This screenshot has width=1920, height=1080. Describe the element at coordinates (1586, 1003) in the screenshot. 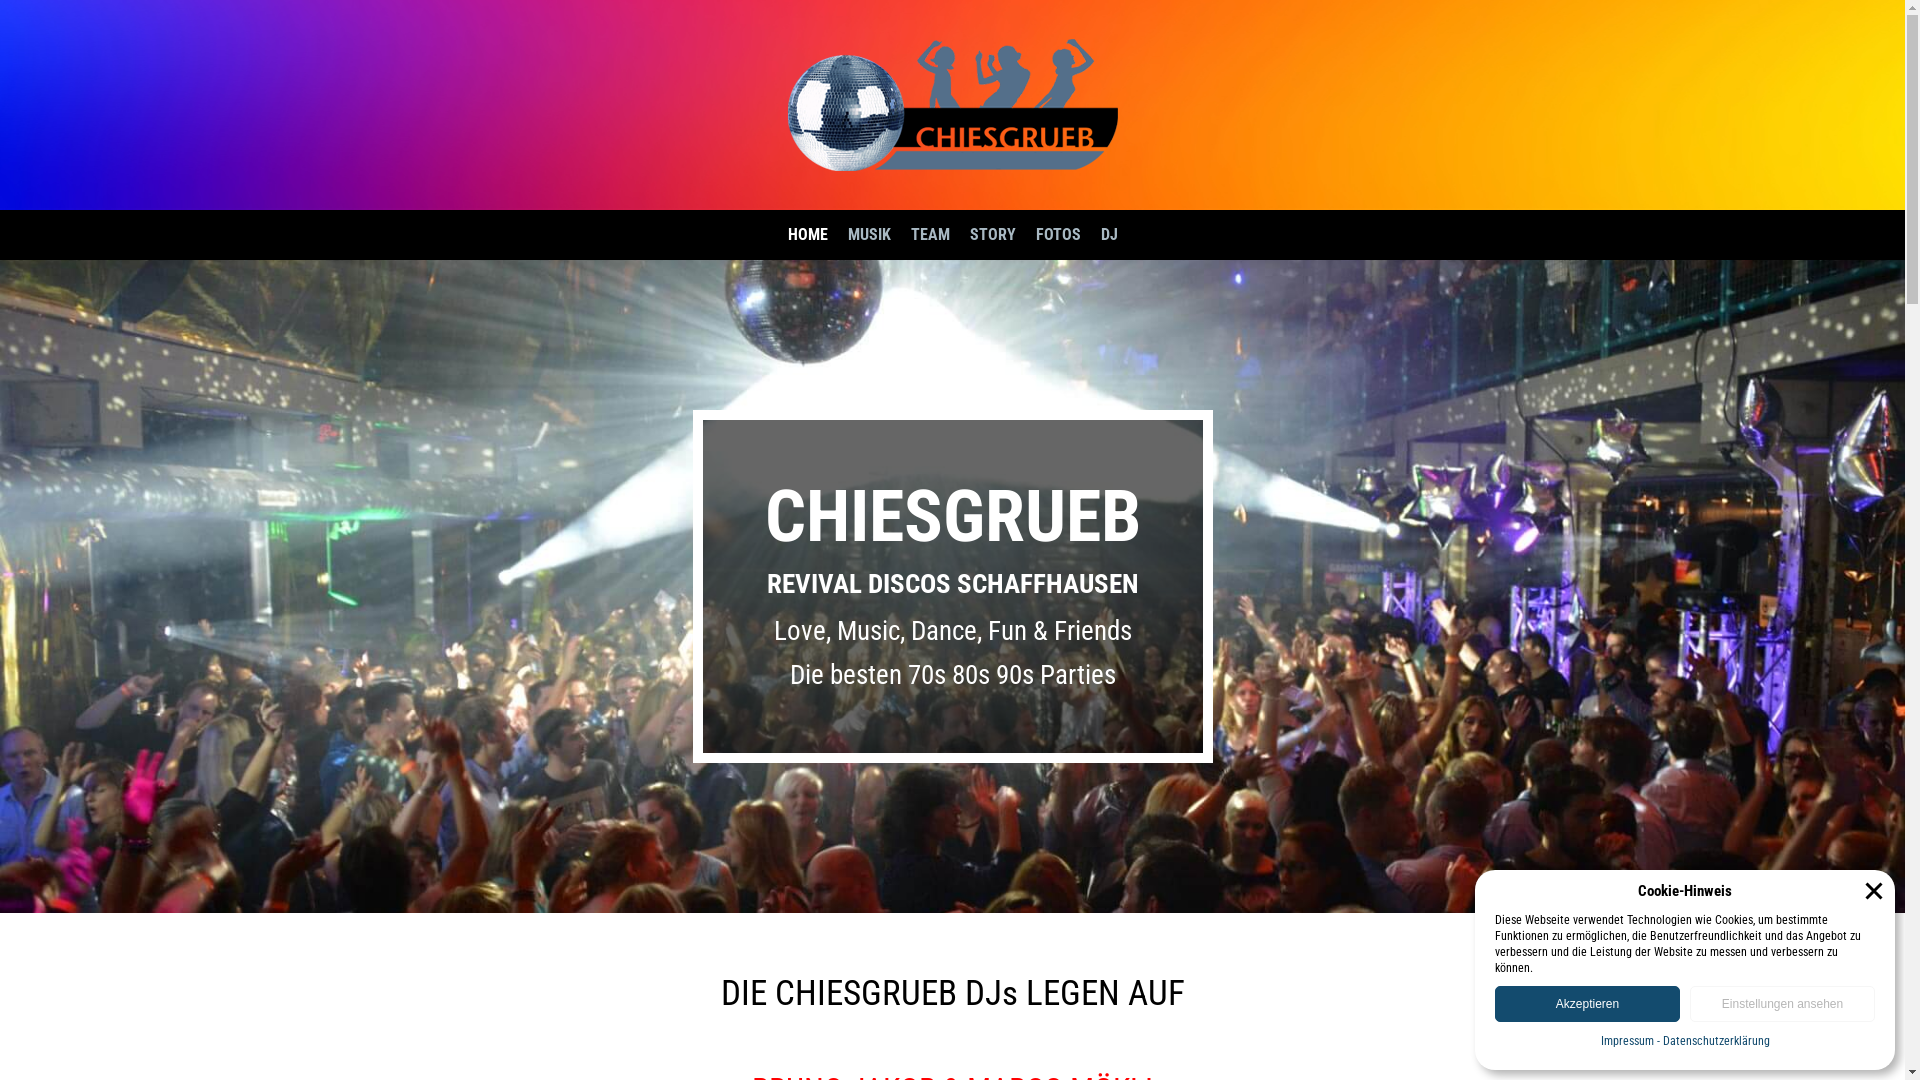

I see `'Akzeptieren'` at that location.